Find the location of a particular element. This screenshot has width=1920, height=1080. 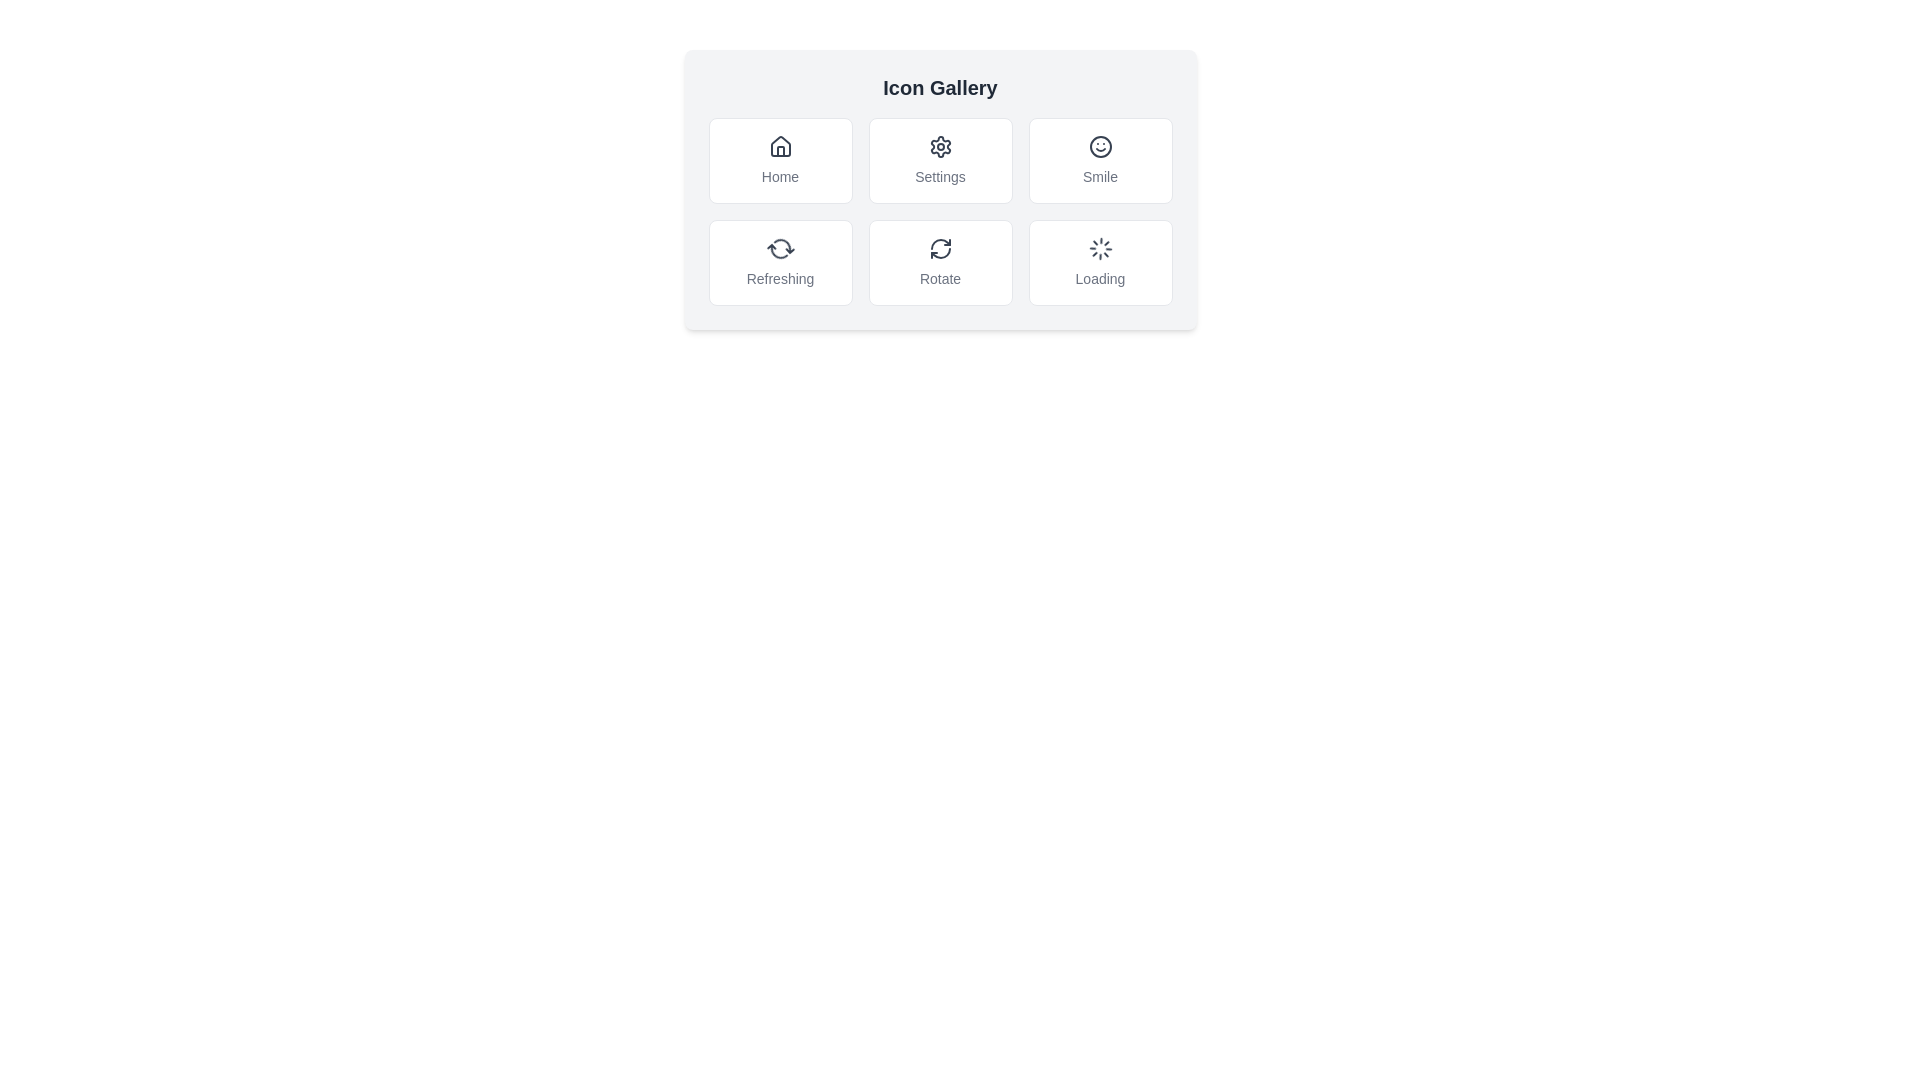

the visual state of the smiling face icon located within the 'Smile' button in the top row of the Icon Gallery is located at coordinates (1099, 145).